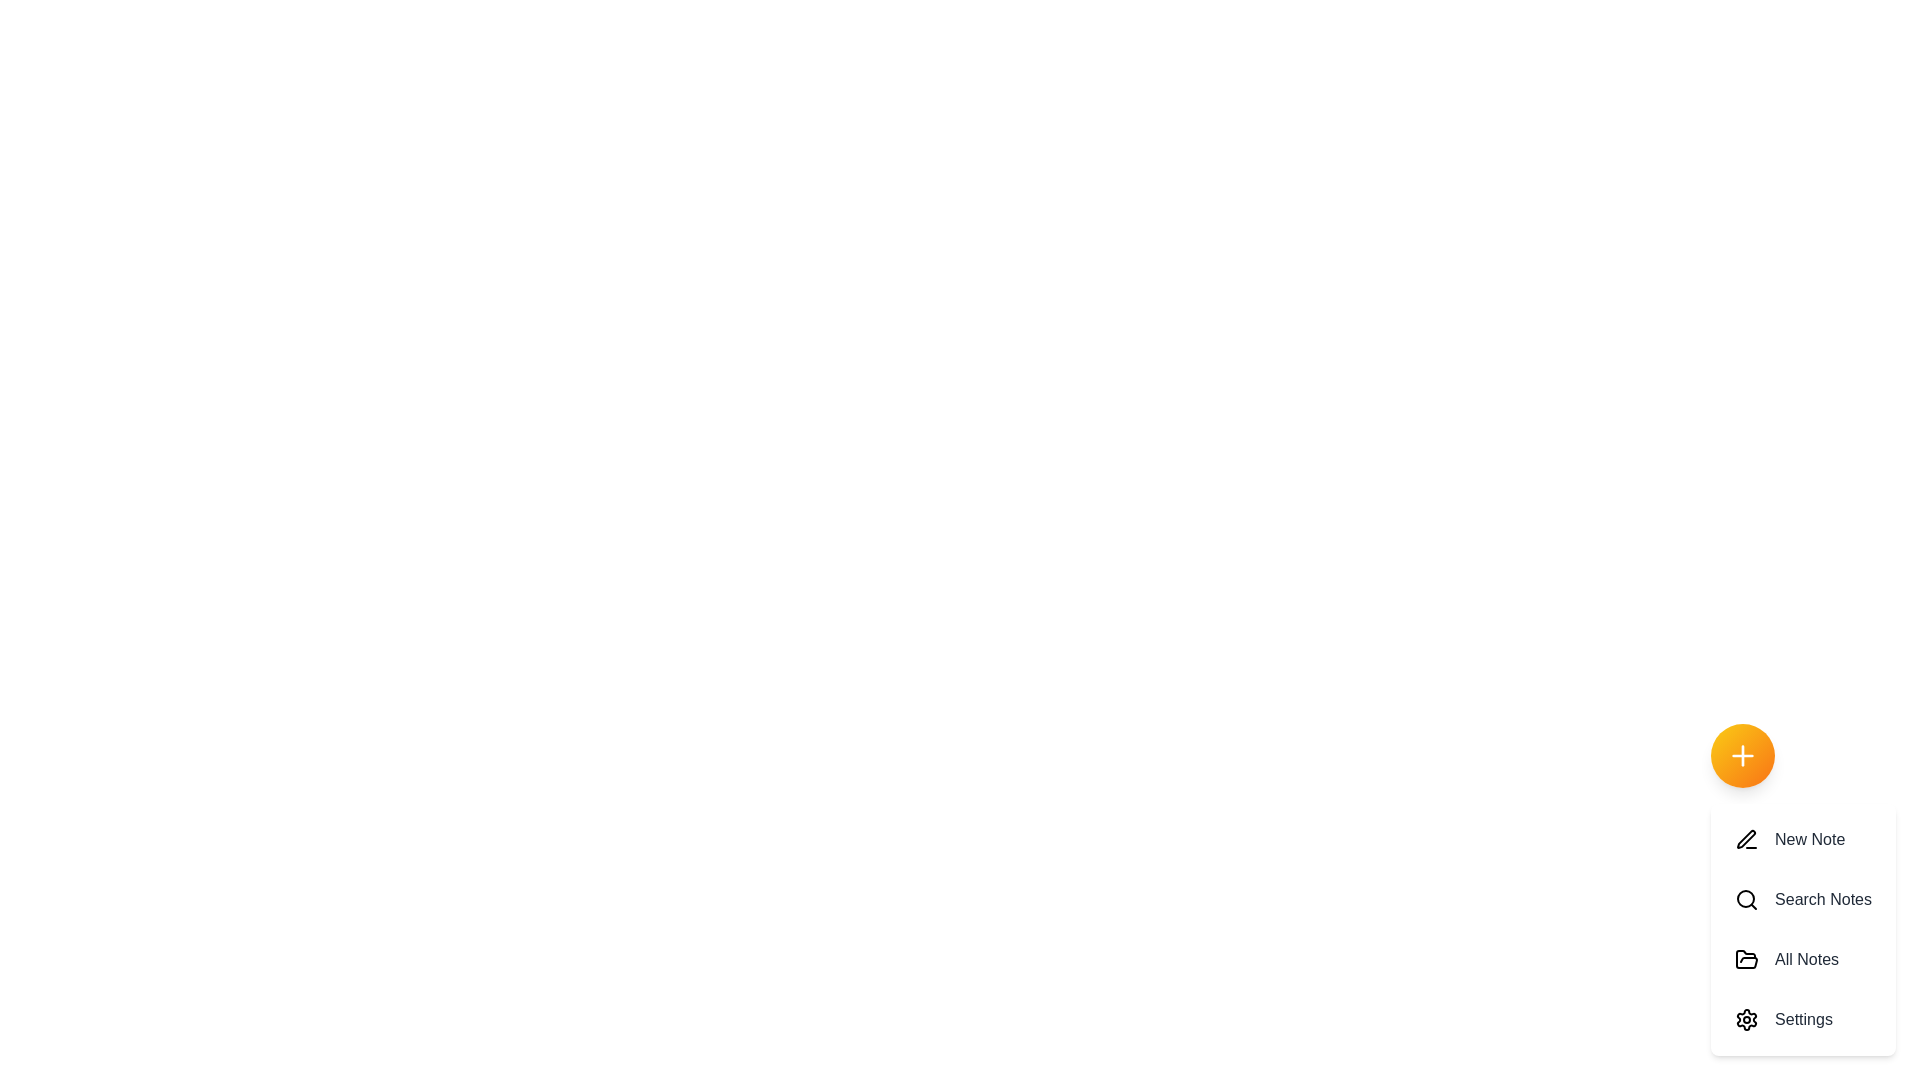 This screenshot has height=1080, width=1920. I want to click on the 'Settings' option in the menu, so click(1803, 1019).